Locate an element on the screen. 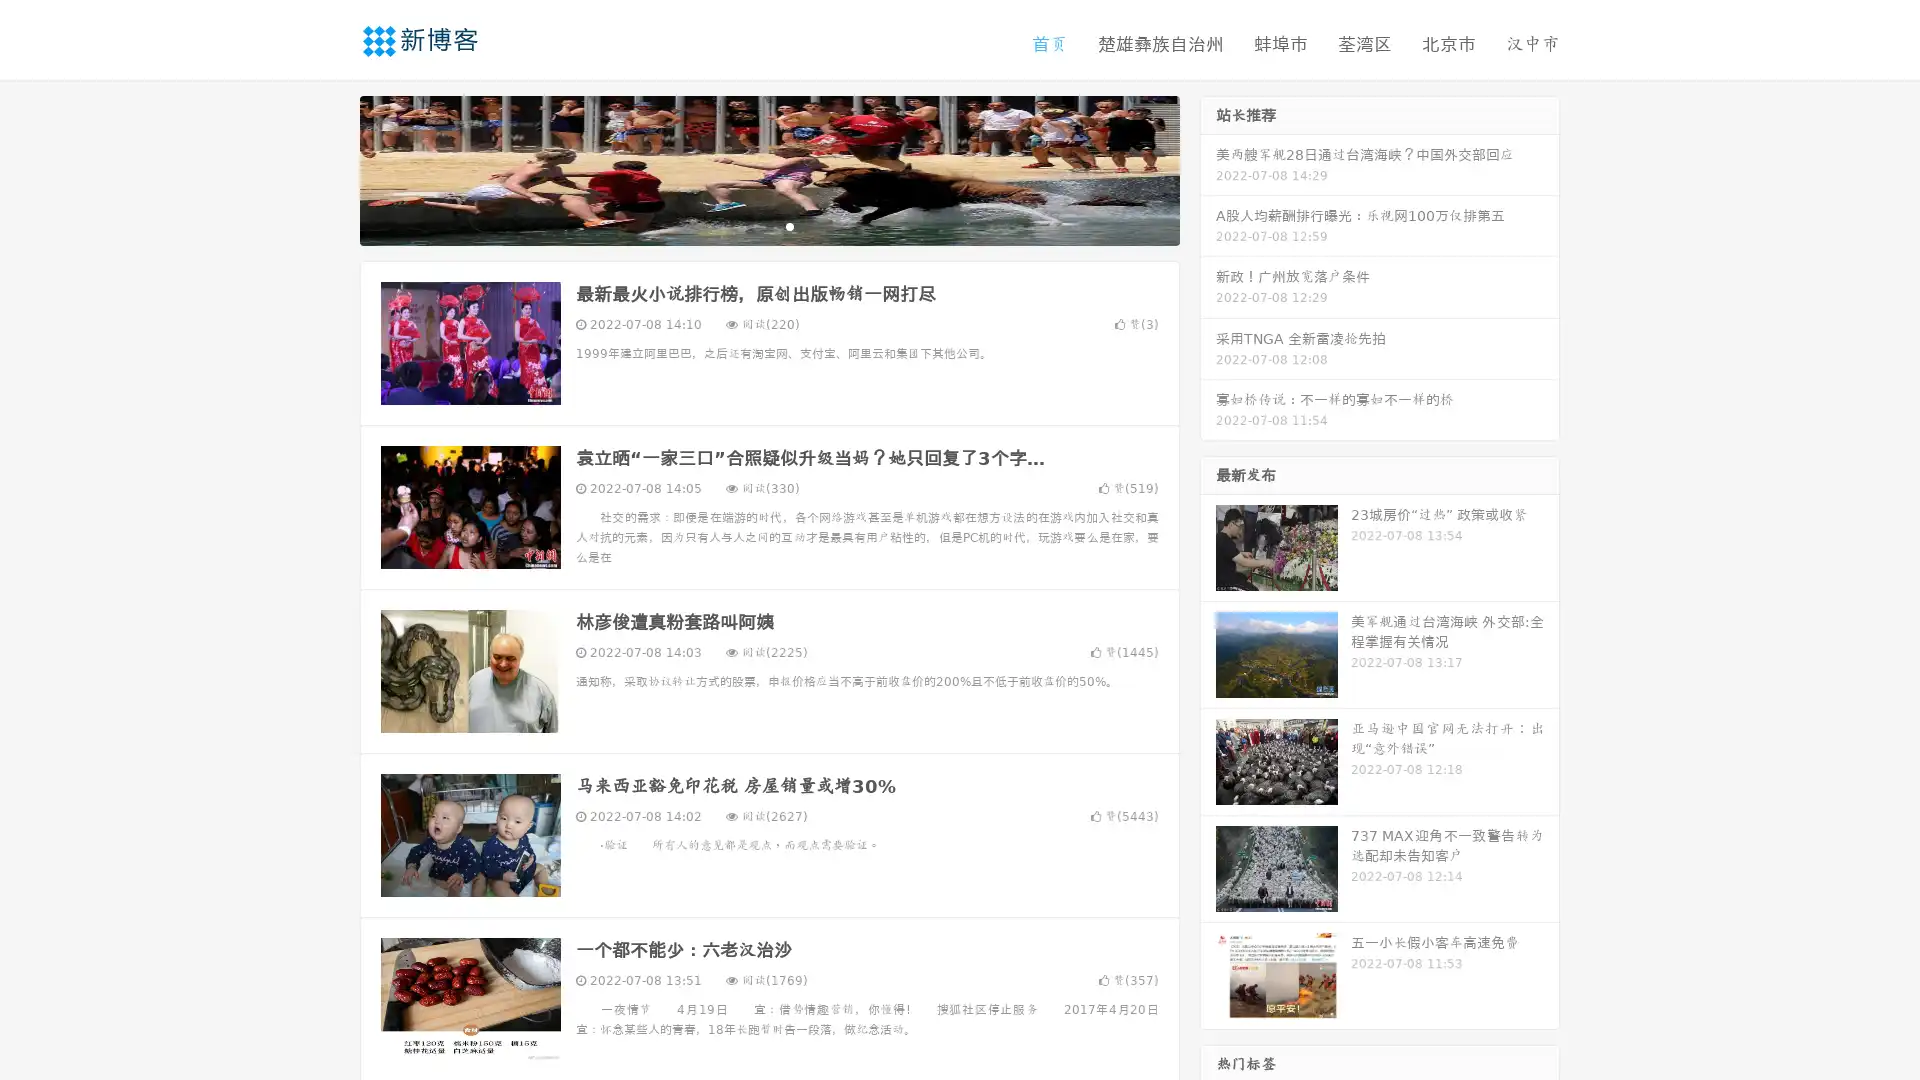 The width and height of the screenshot is (1920, 1080). Previous slide is located at coordinates (330, 168).